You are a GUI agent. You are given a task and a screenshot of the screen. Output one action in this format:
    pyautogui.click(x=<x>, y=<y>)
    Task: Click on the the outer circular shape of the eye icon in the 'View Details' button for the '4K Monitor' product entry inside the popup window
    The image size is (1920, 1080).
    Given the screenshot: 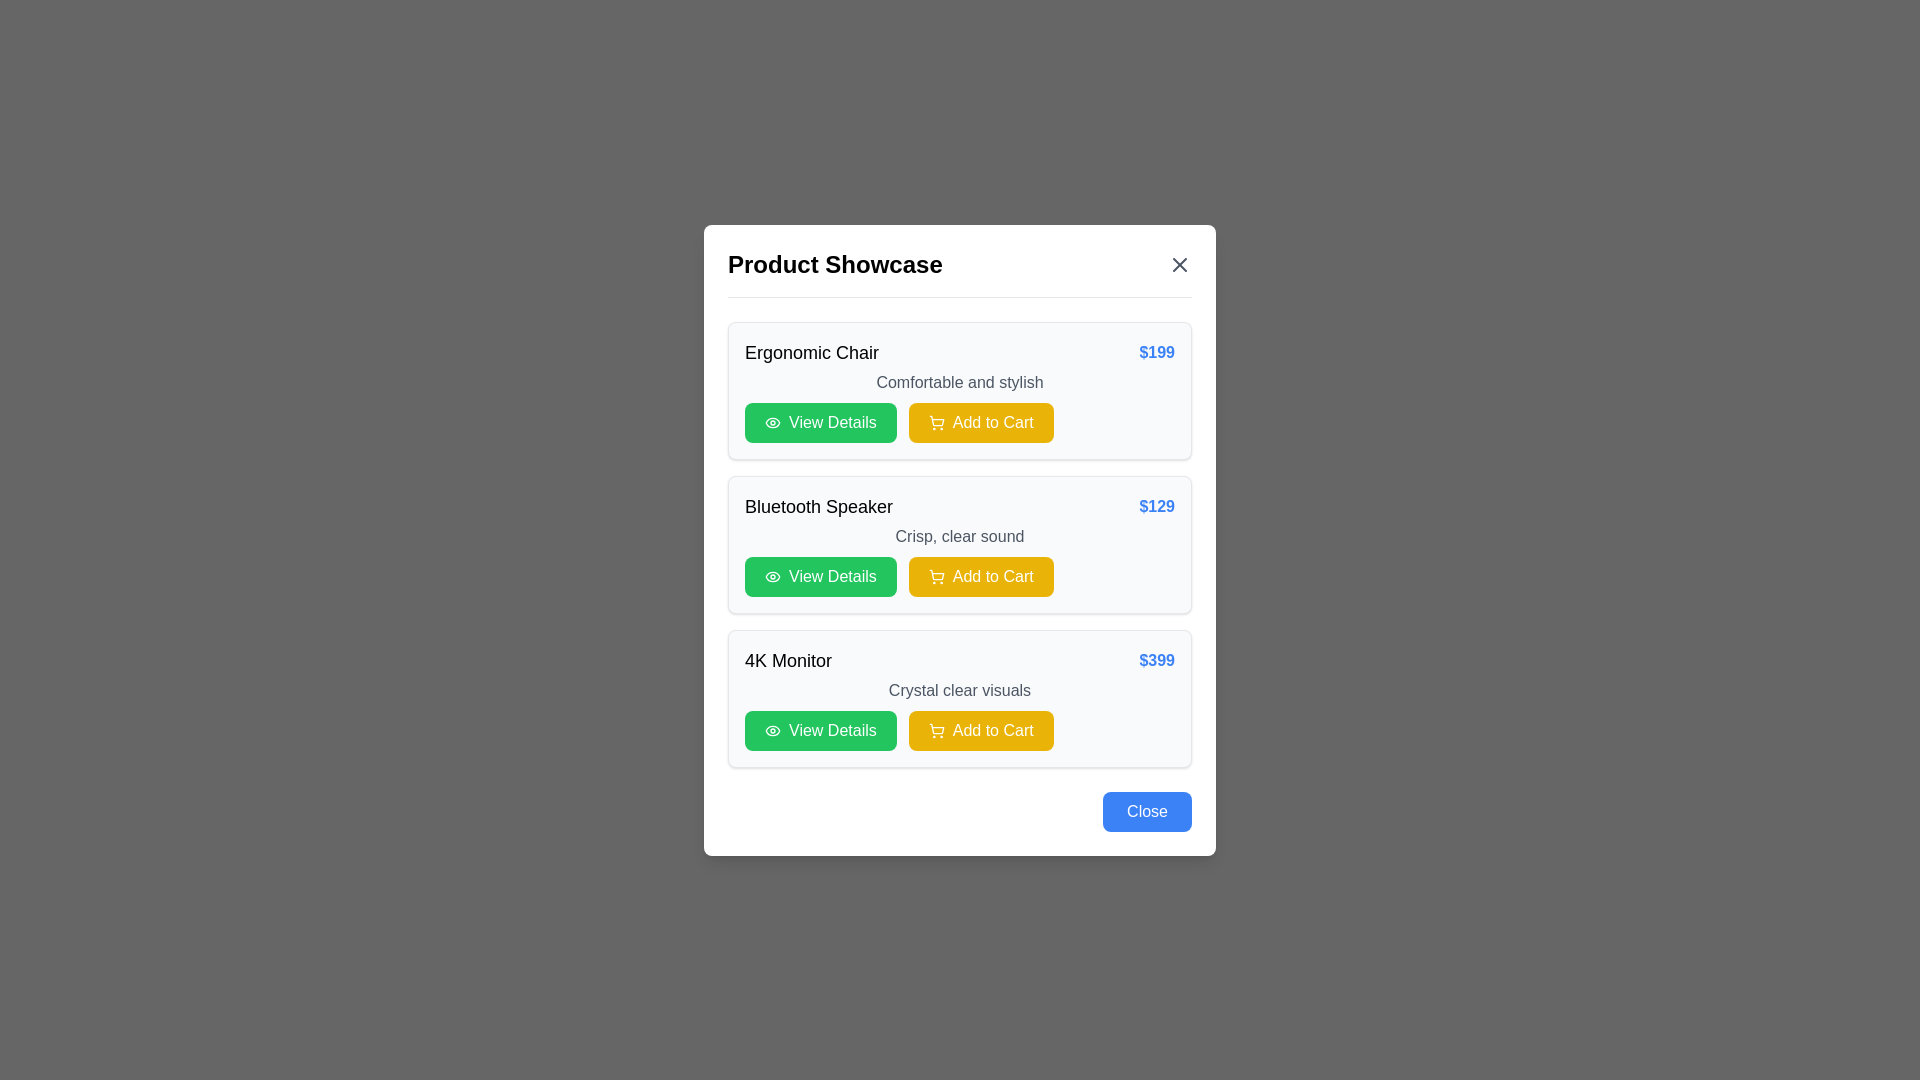 What is the action you would take?
    pyautogui.click(x=771, y=730)
    